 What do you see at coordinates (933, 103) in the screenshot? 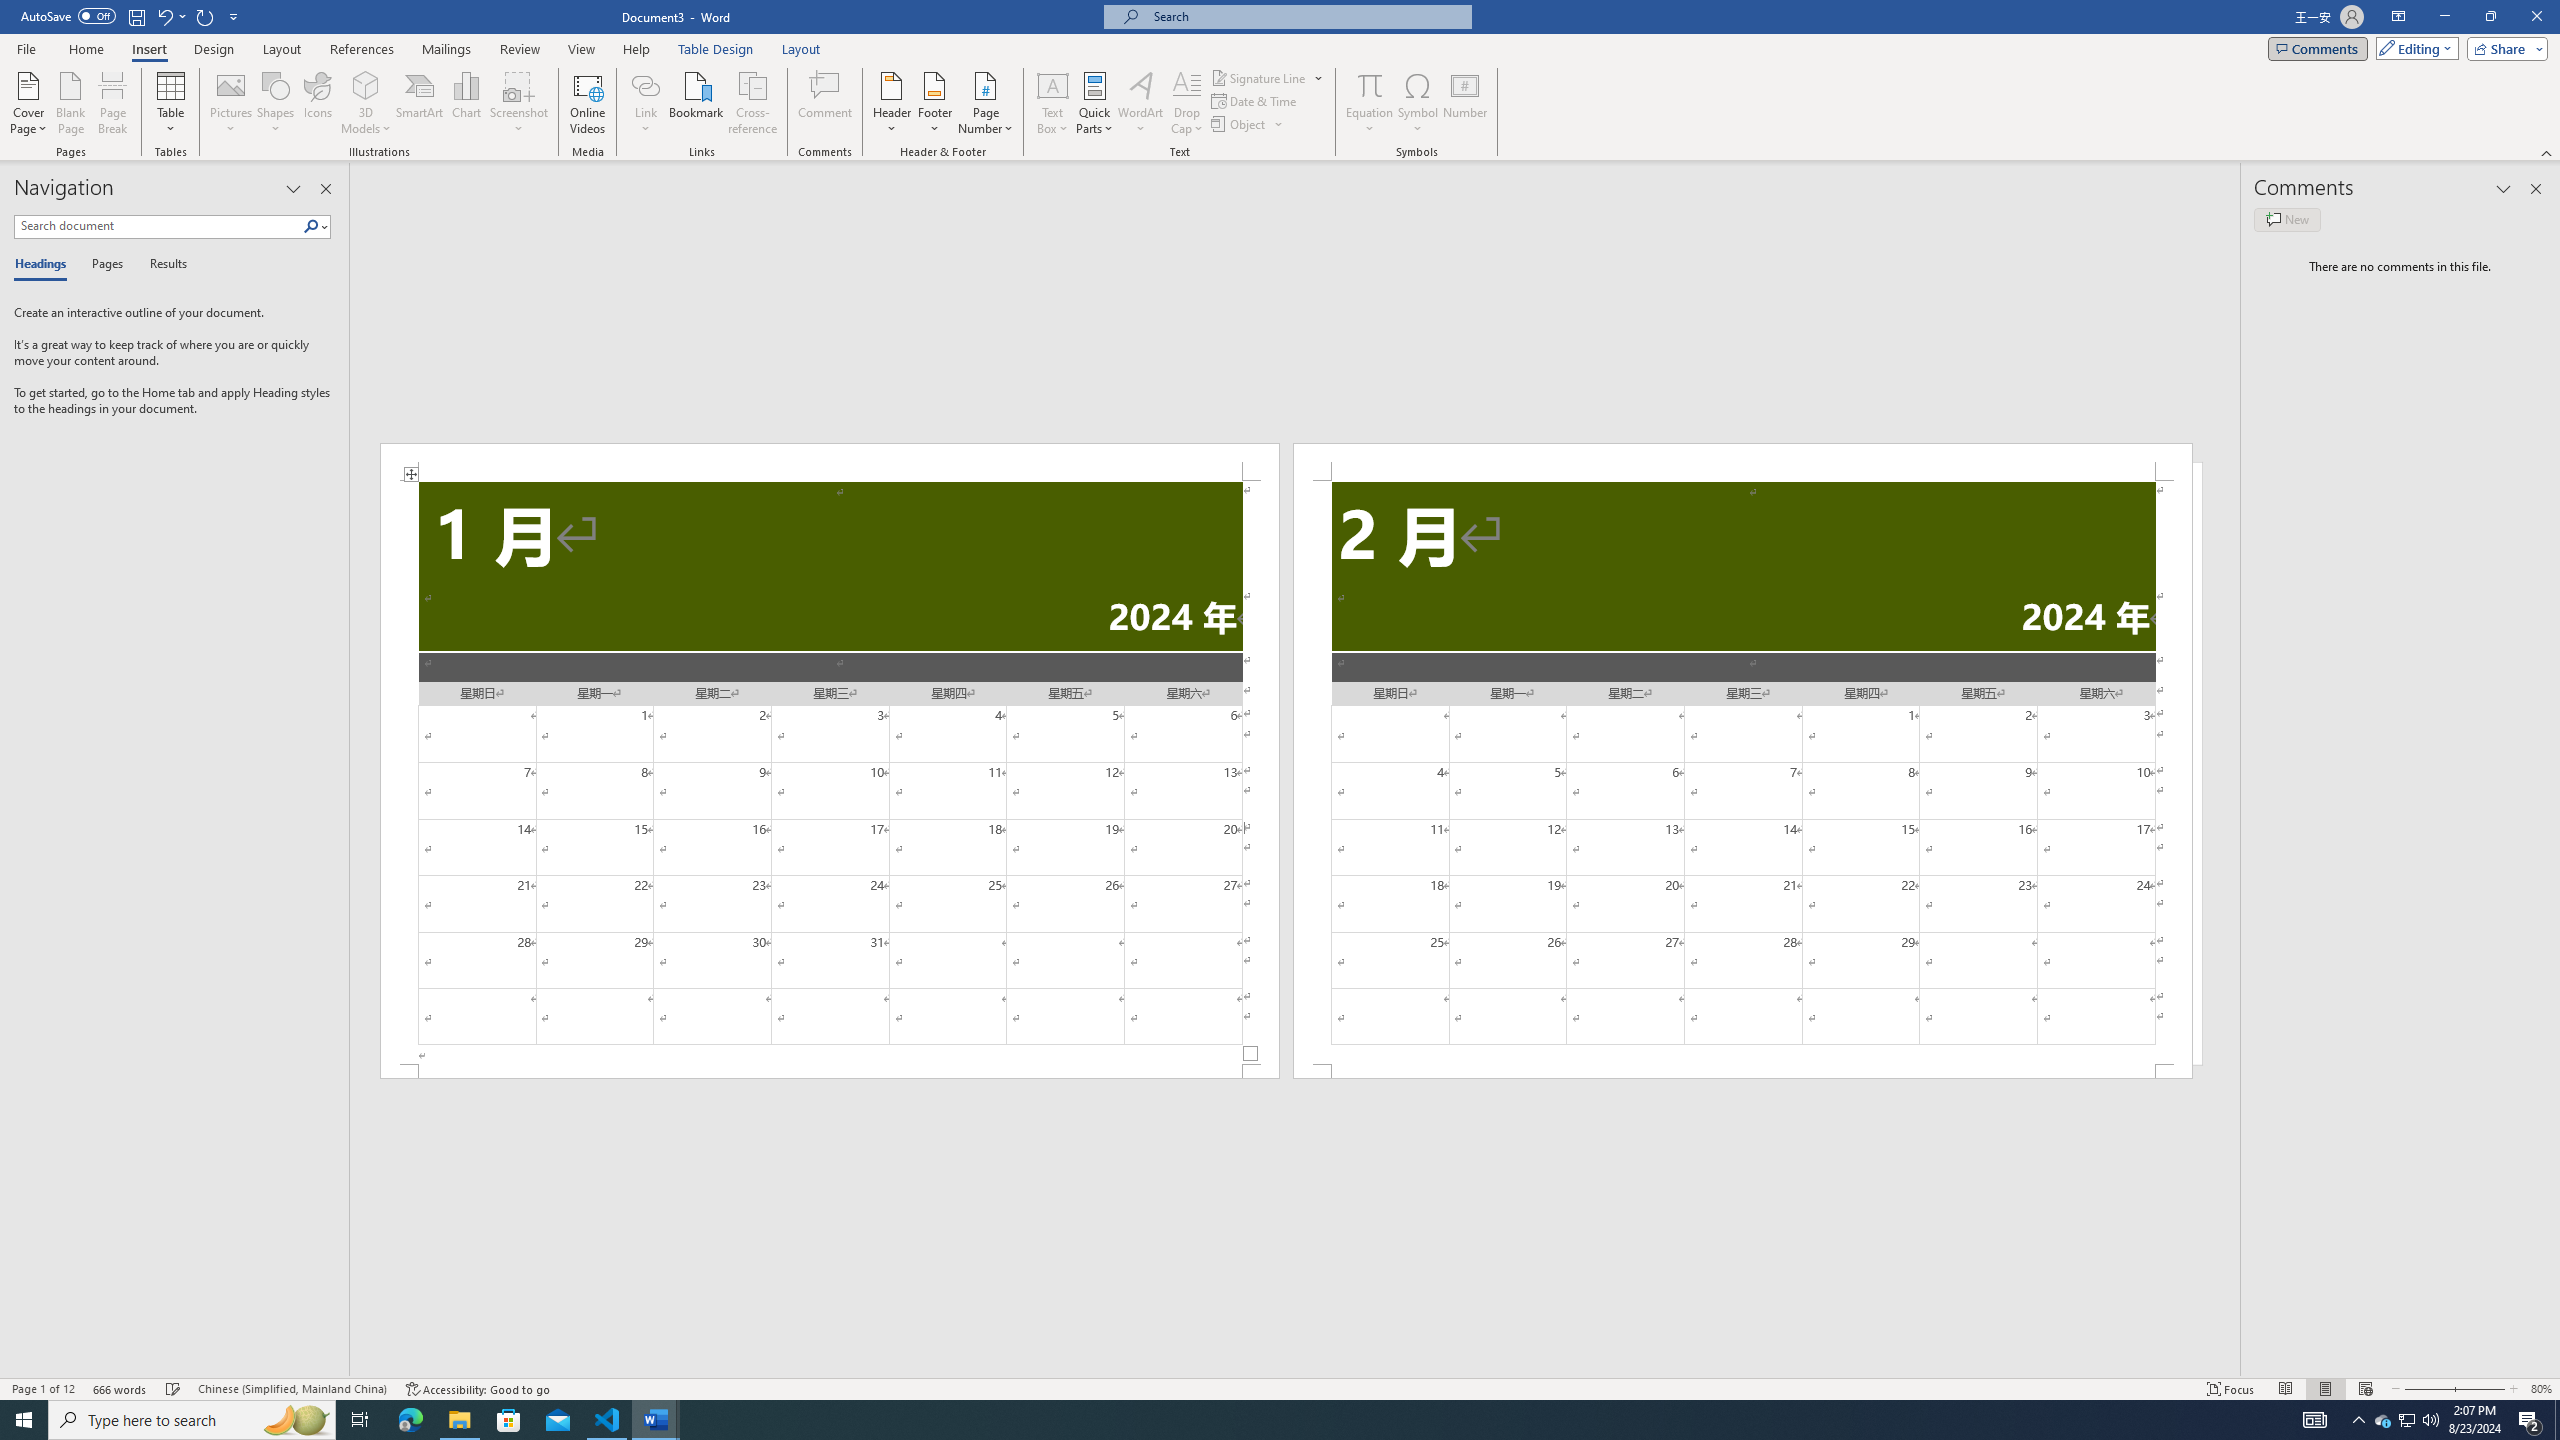
I see `'Footer'` at bounding box center [933, 103].